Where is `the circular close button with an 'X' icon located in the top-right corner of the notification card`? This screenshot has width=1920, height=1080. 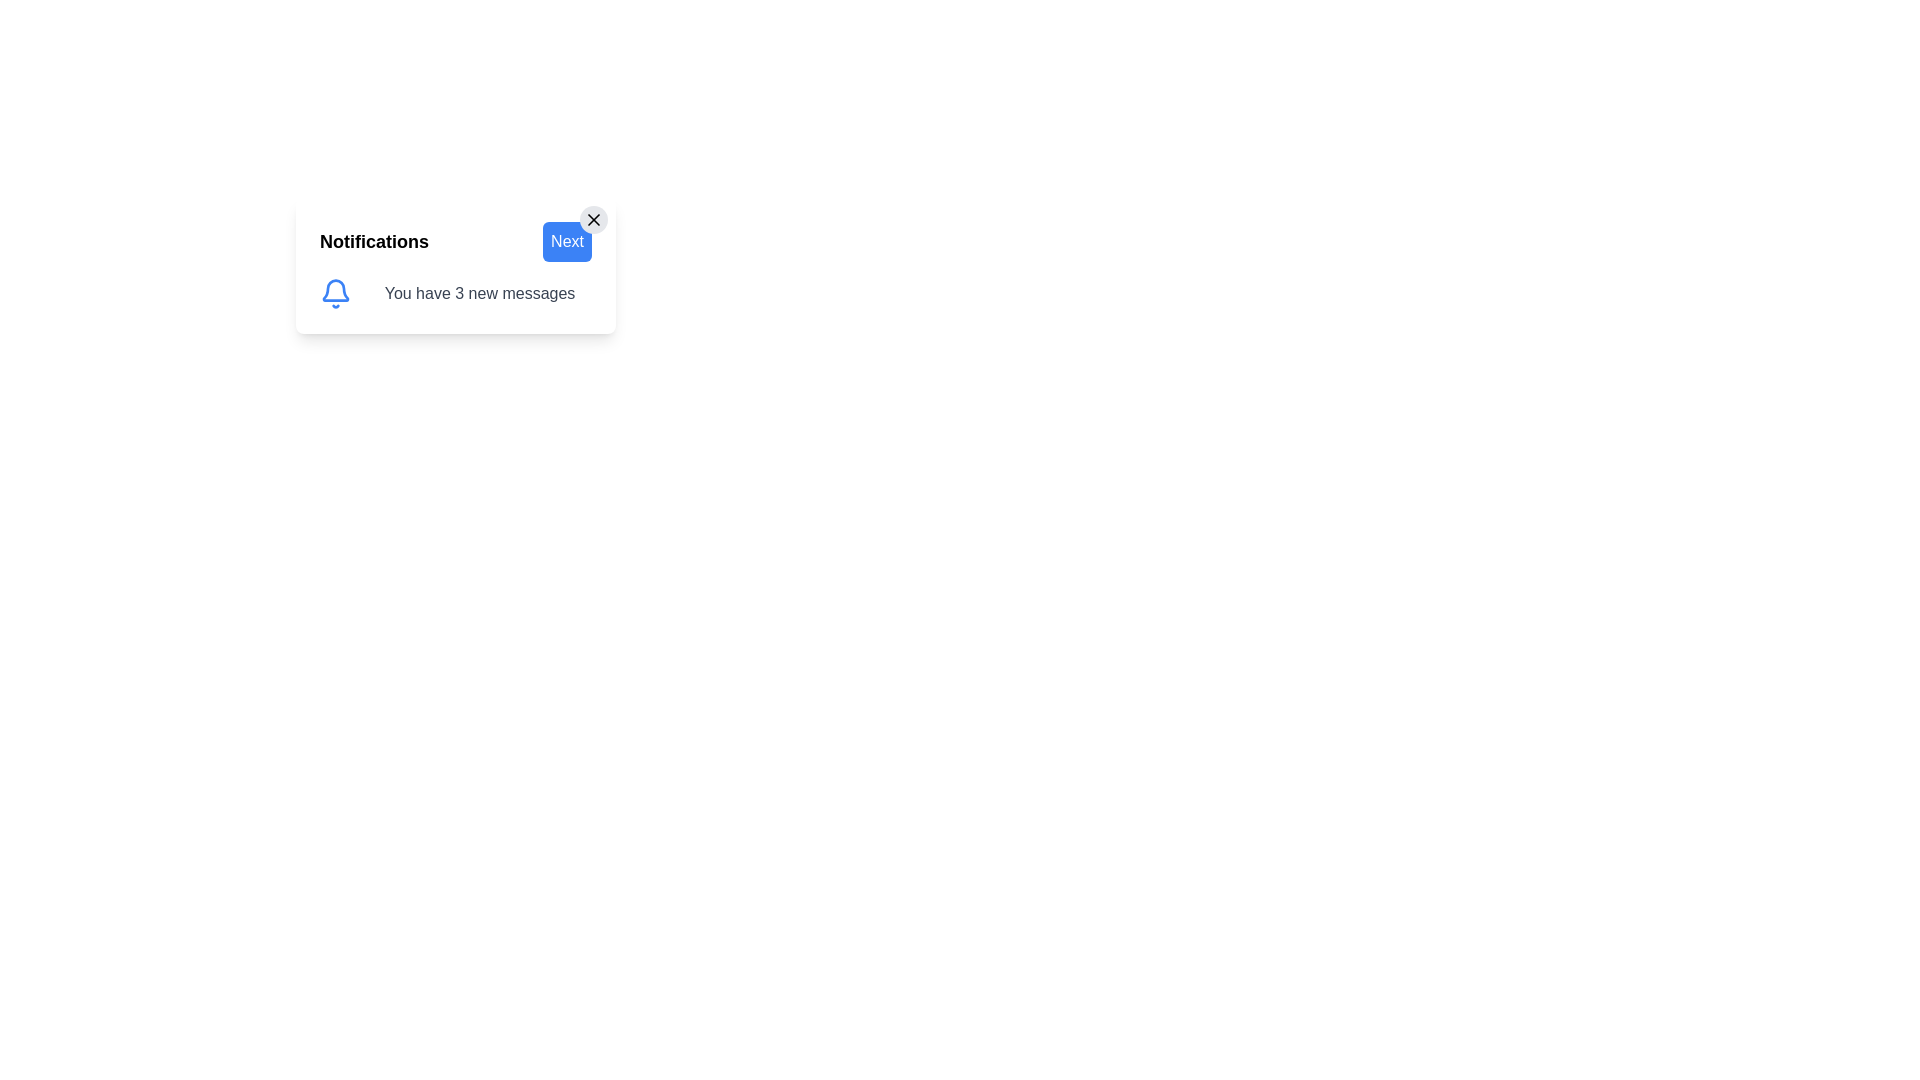 the circular close button with an 'X' icon located in the top-right corner of the notification card is located at coordinates (593, 219).